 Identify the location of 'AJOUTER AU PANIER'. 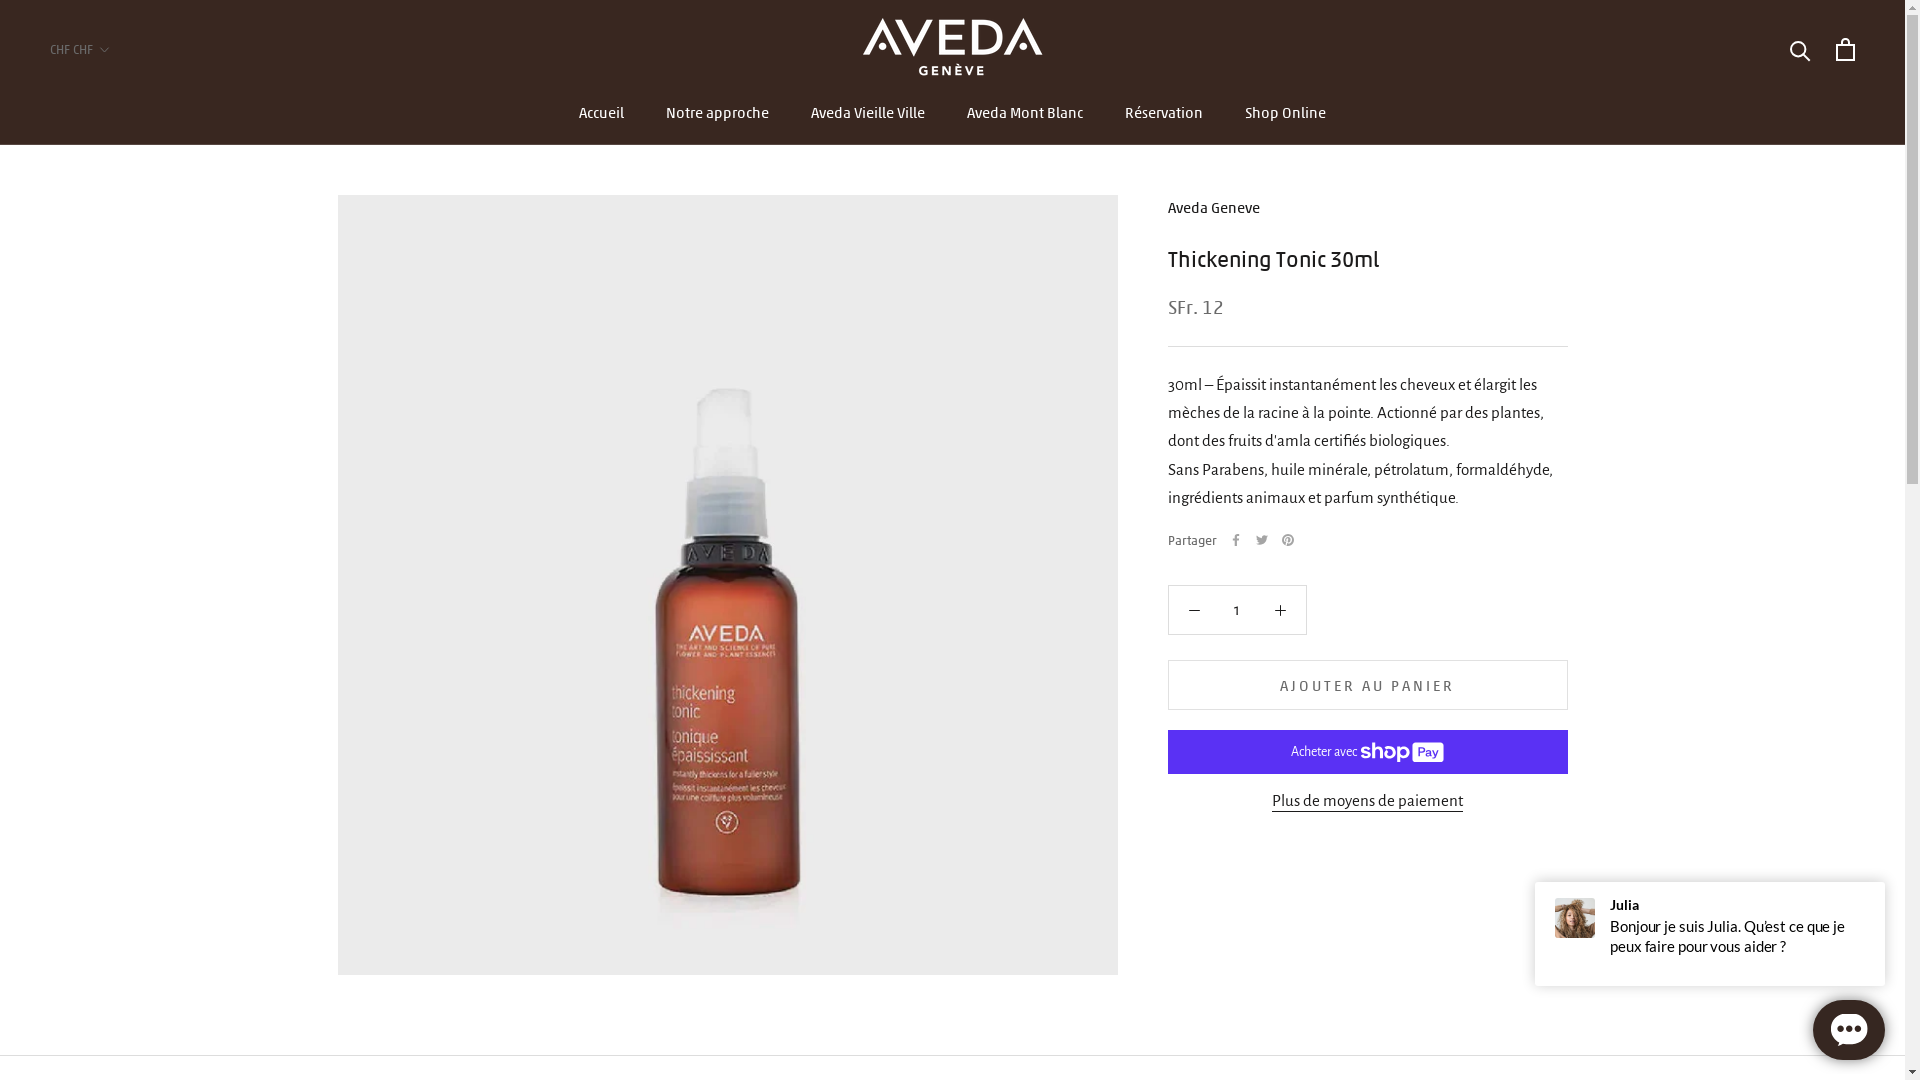
(1367, 684).